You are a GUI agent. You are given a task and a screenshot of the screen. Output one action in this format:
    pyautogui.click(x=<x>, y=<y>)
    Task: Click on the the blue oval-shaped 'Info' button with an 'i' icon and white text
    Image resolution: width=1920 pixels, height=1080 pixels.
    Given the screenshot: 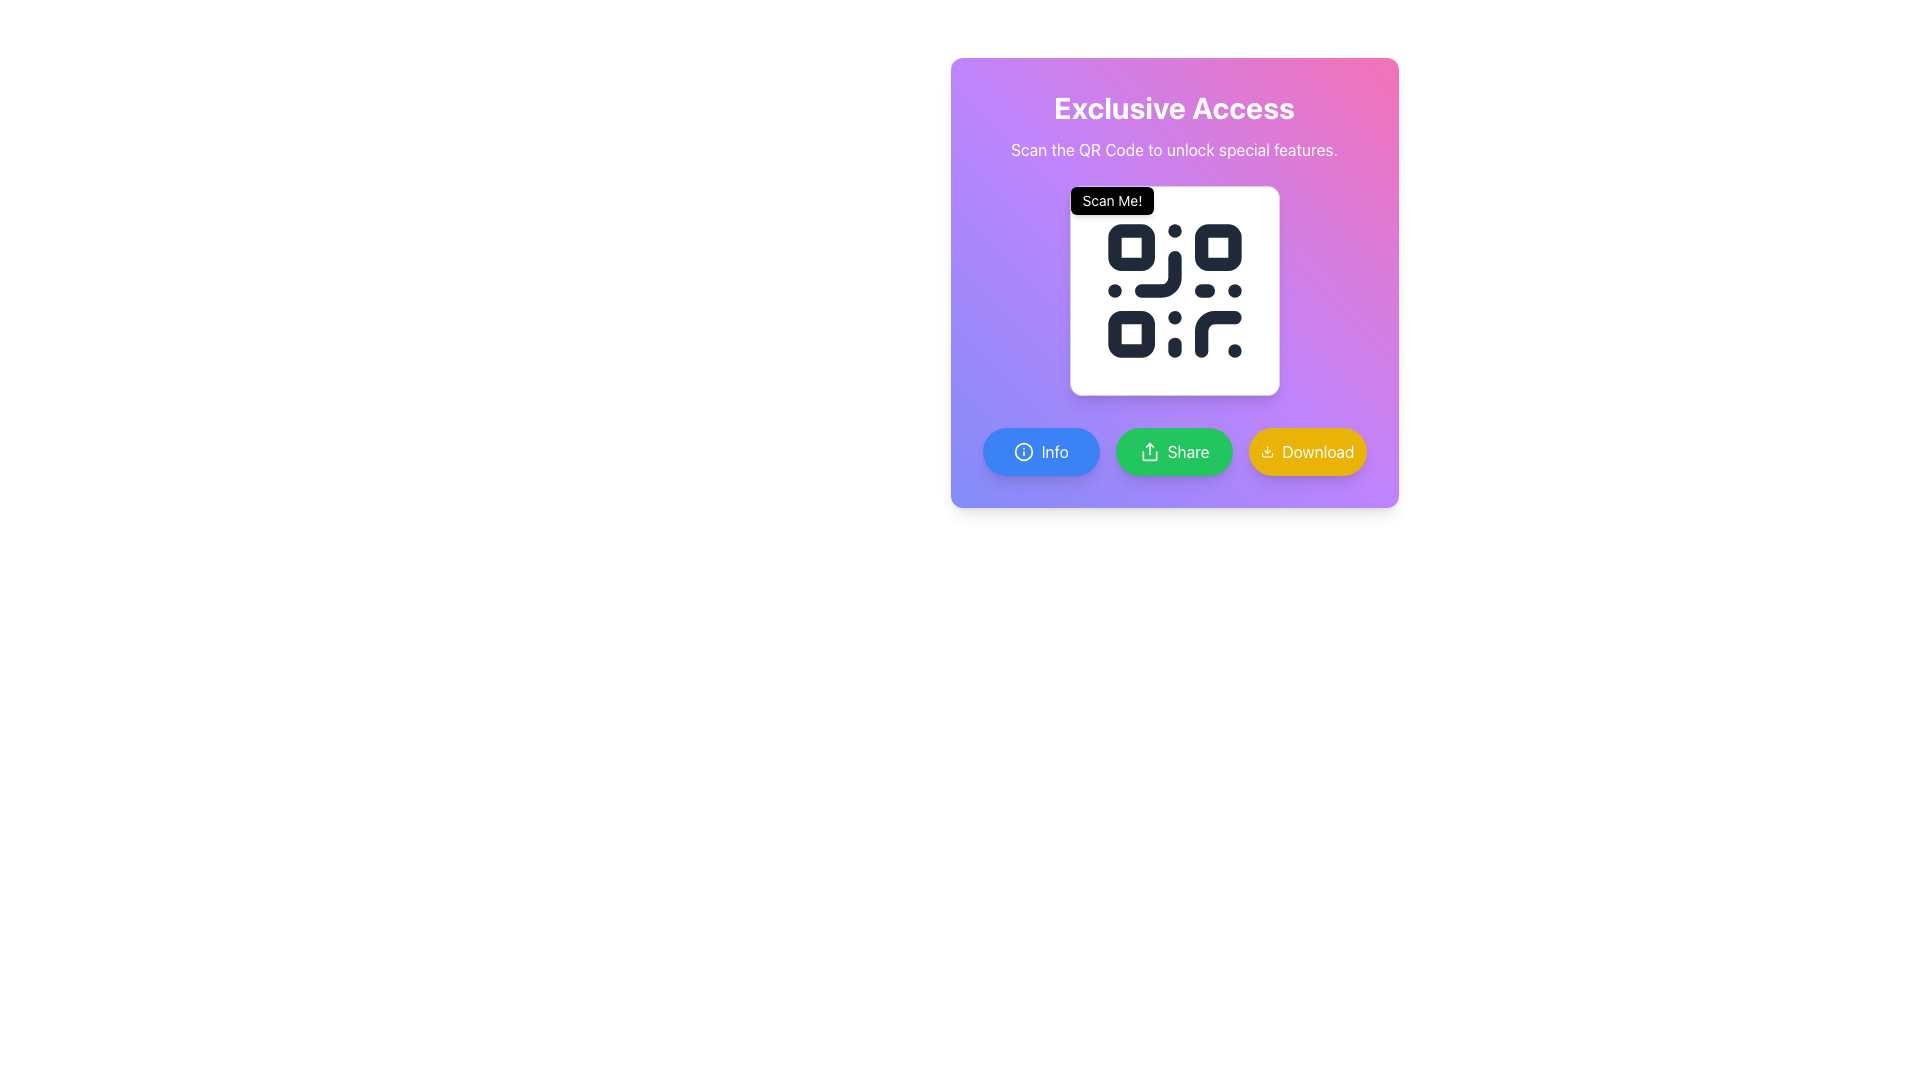 What is the action you would take?
    pyautogui.click(x=1040, y=451)
    